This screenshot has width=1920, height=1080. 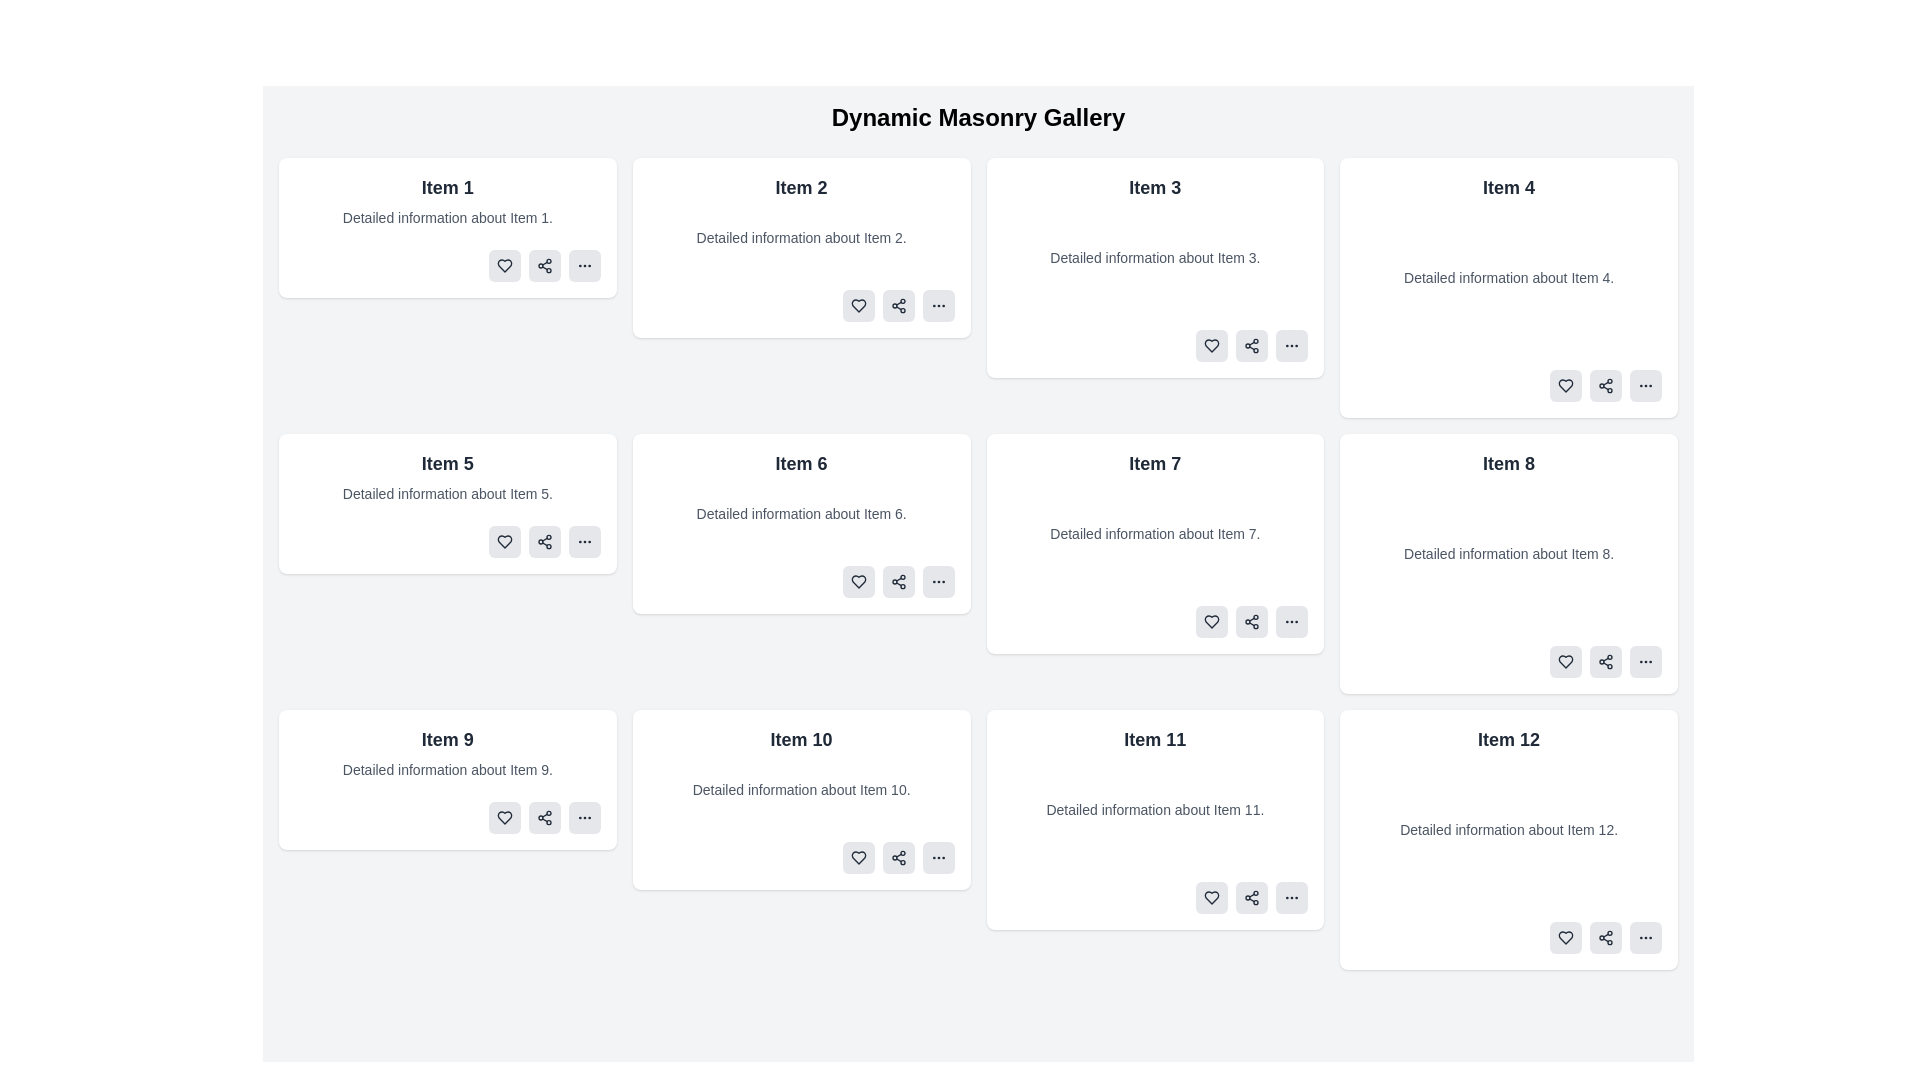 What do you see at coordinates (1292, 620) in the screenshot?
I see `the button with a rounded rectangle shape and three small dots (ellipsis) in a dark color, located in the bottom right of the 'Item 7' box` at bounding box center [1292, 620].